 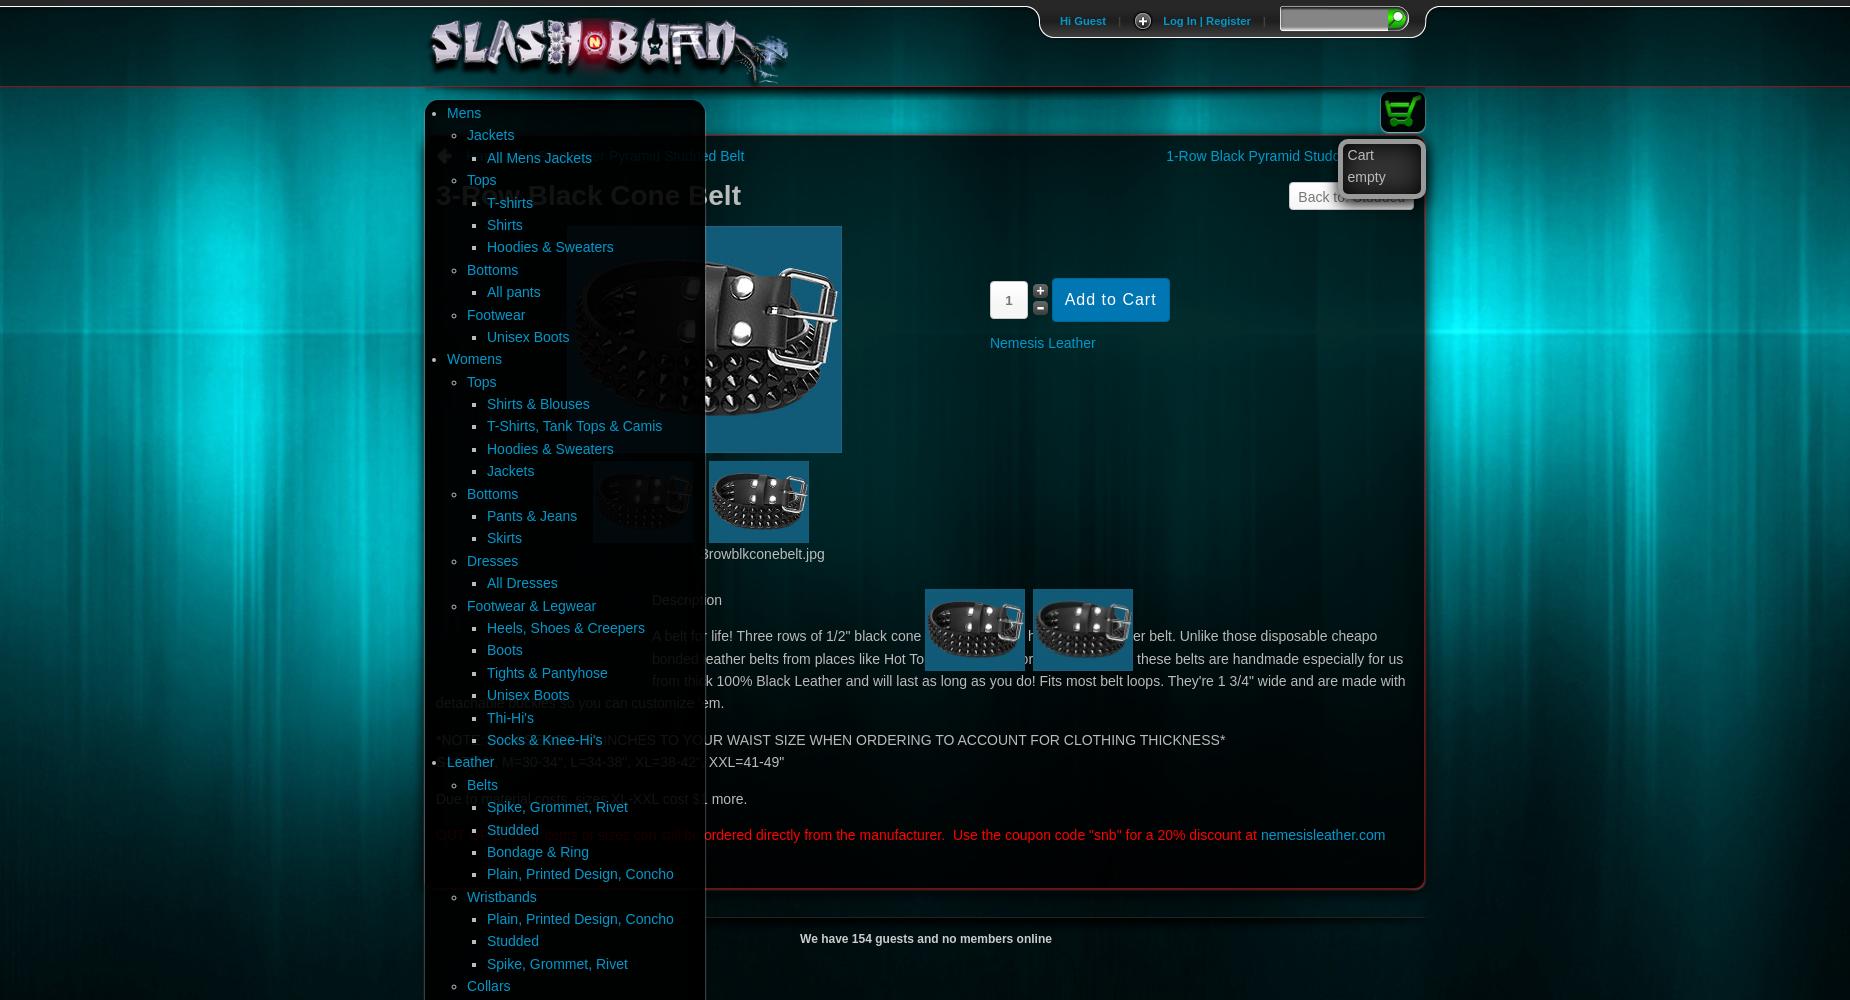 What do you see at coordinates (925, 938) in the screenshot?
I see `'We have 154 guests and no members online'` at bounding box center [925, 938].